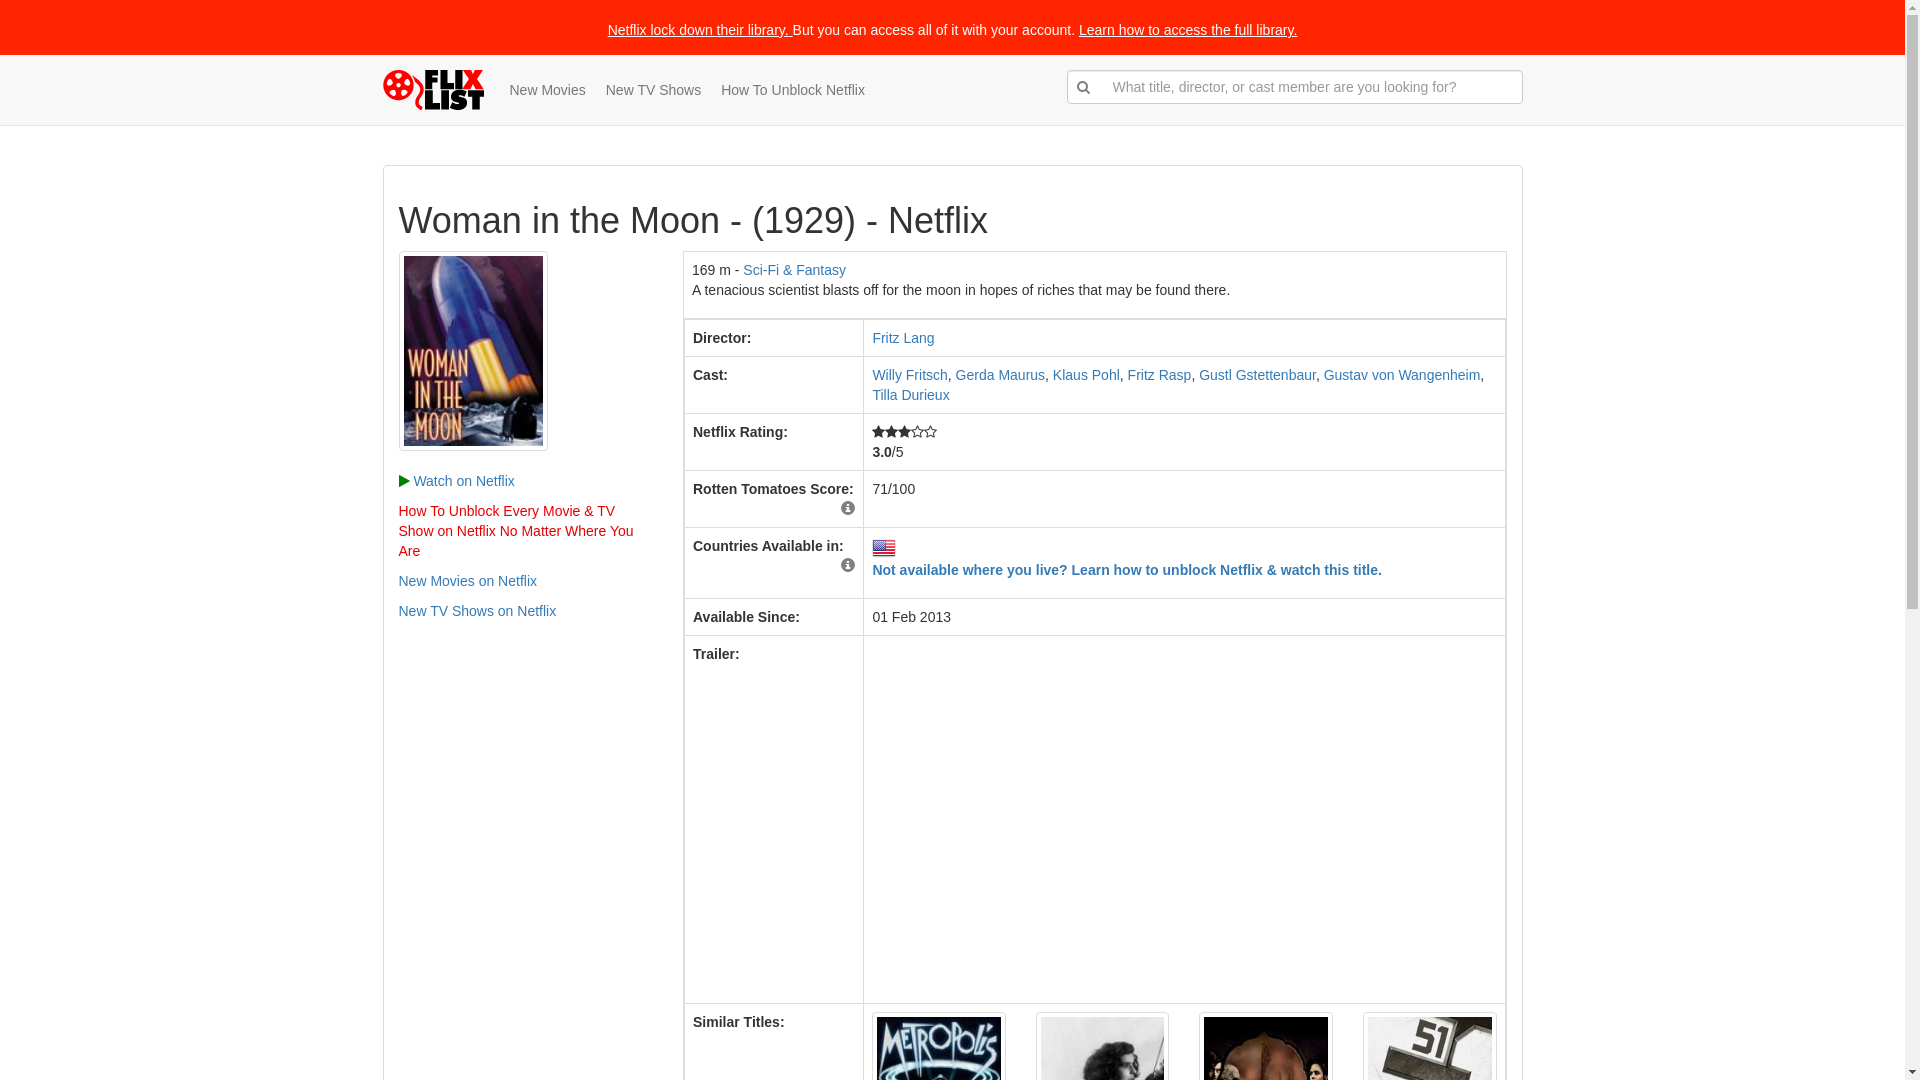 The height and width of the screenshot is (1080, 1920). What do you see at coordinates (1085, 374) in the screenshot?
I see `'Klaus Pohl'` at bounding box center [1085, 374].